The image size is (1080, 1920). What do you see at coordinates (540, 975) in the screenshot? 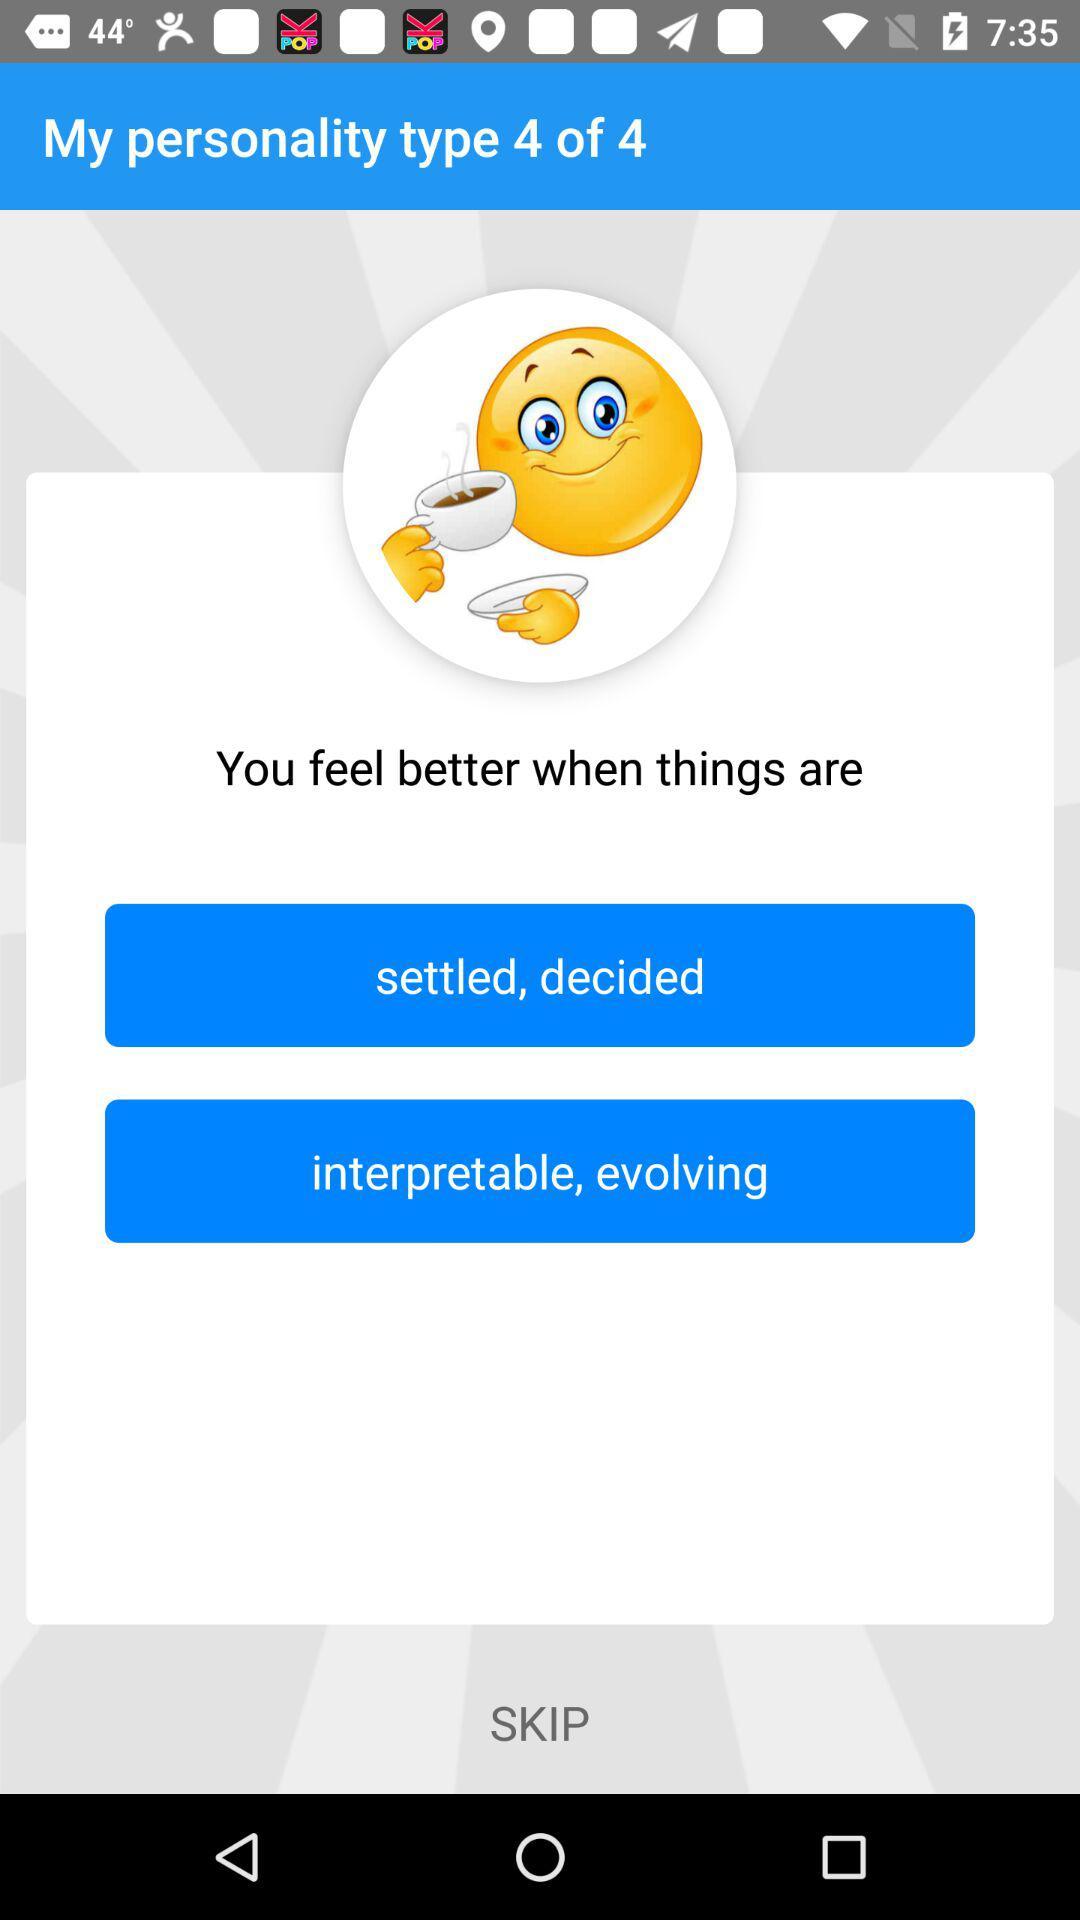
I see `icon above interpretable, evolving item` at bounding box center [540, 975].